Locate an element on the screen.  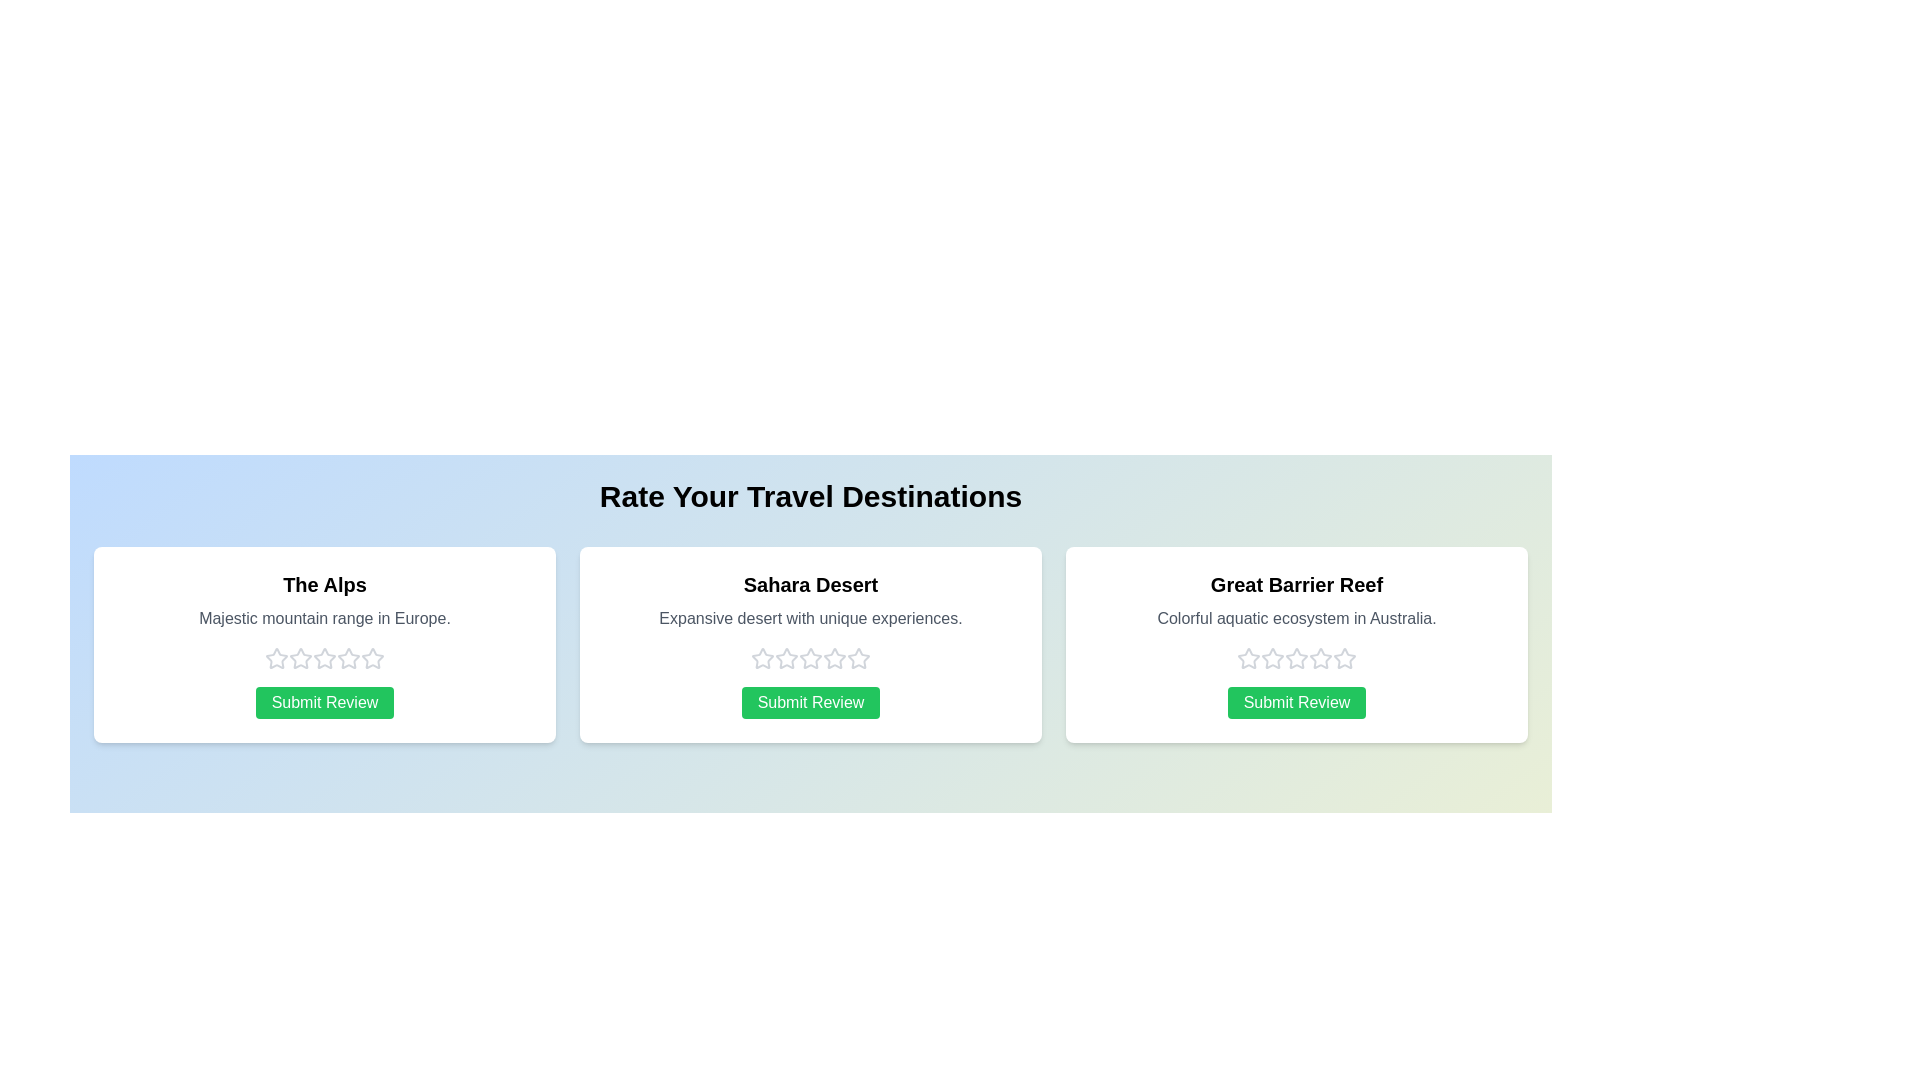
the 'Submit Review' button for the selected destination The Alps is located at coordinates (325, 701).